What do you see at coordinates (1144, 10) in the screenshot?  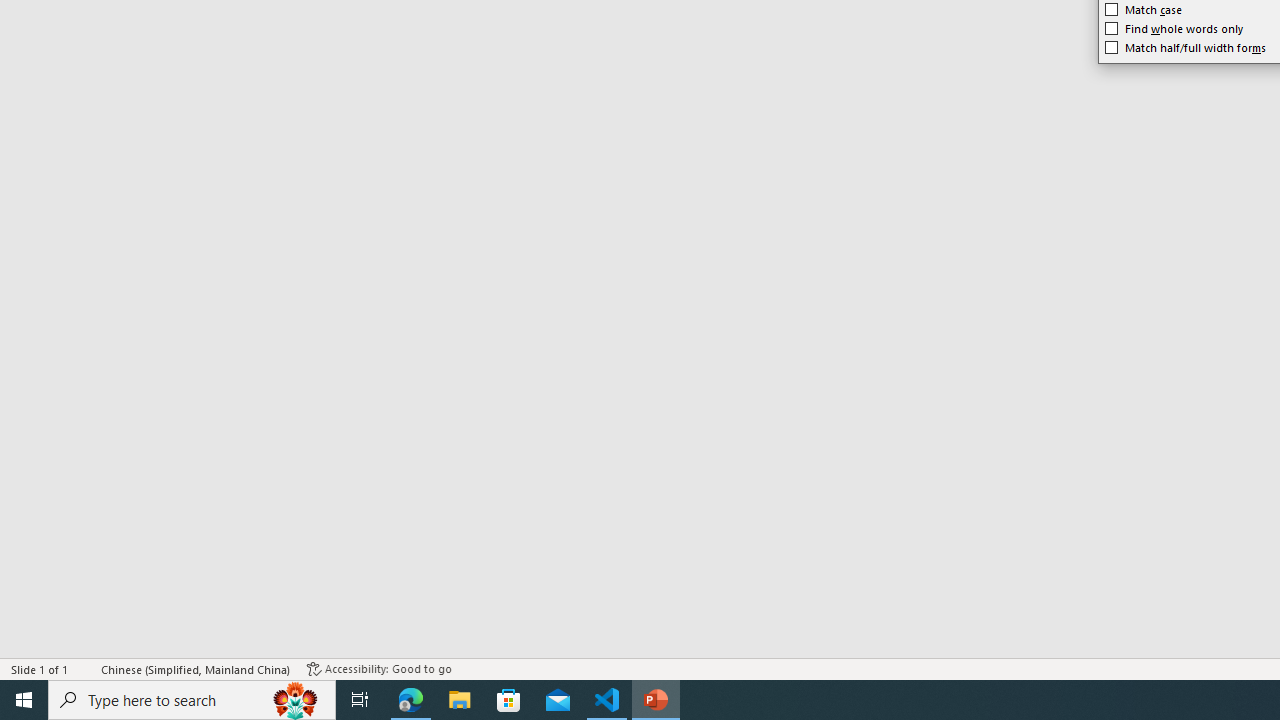 I see `'Match case'` at bounding box center [1144, 10].